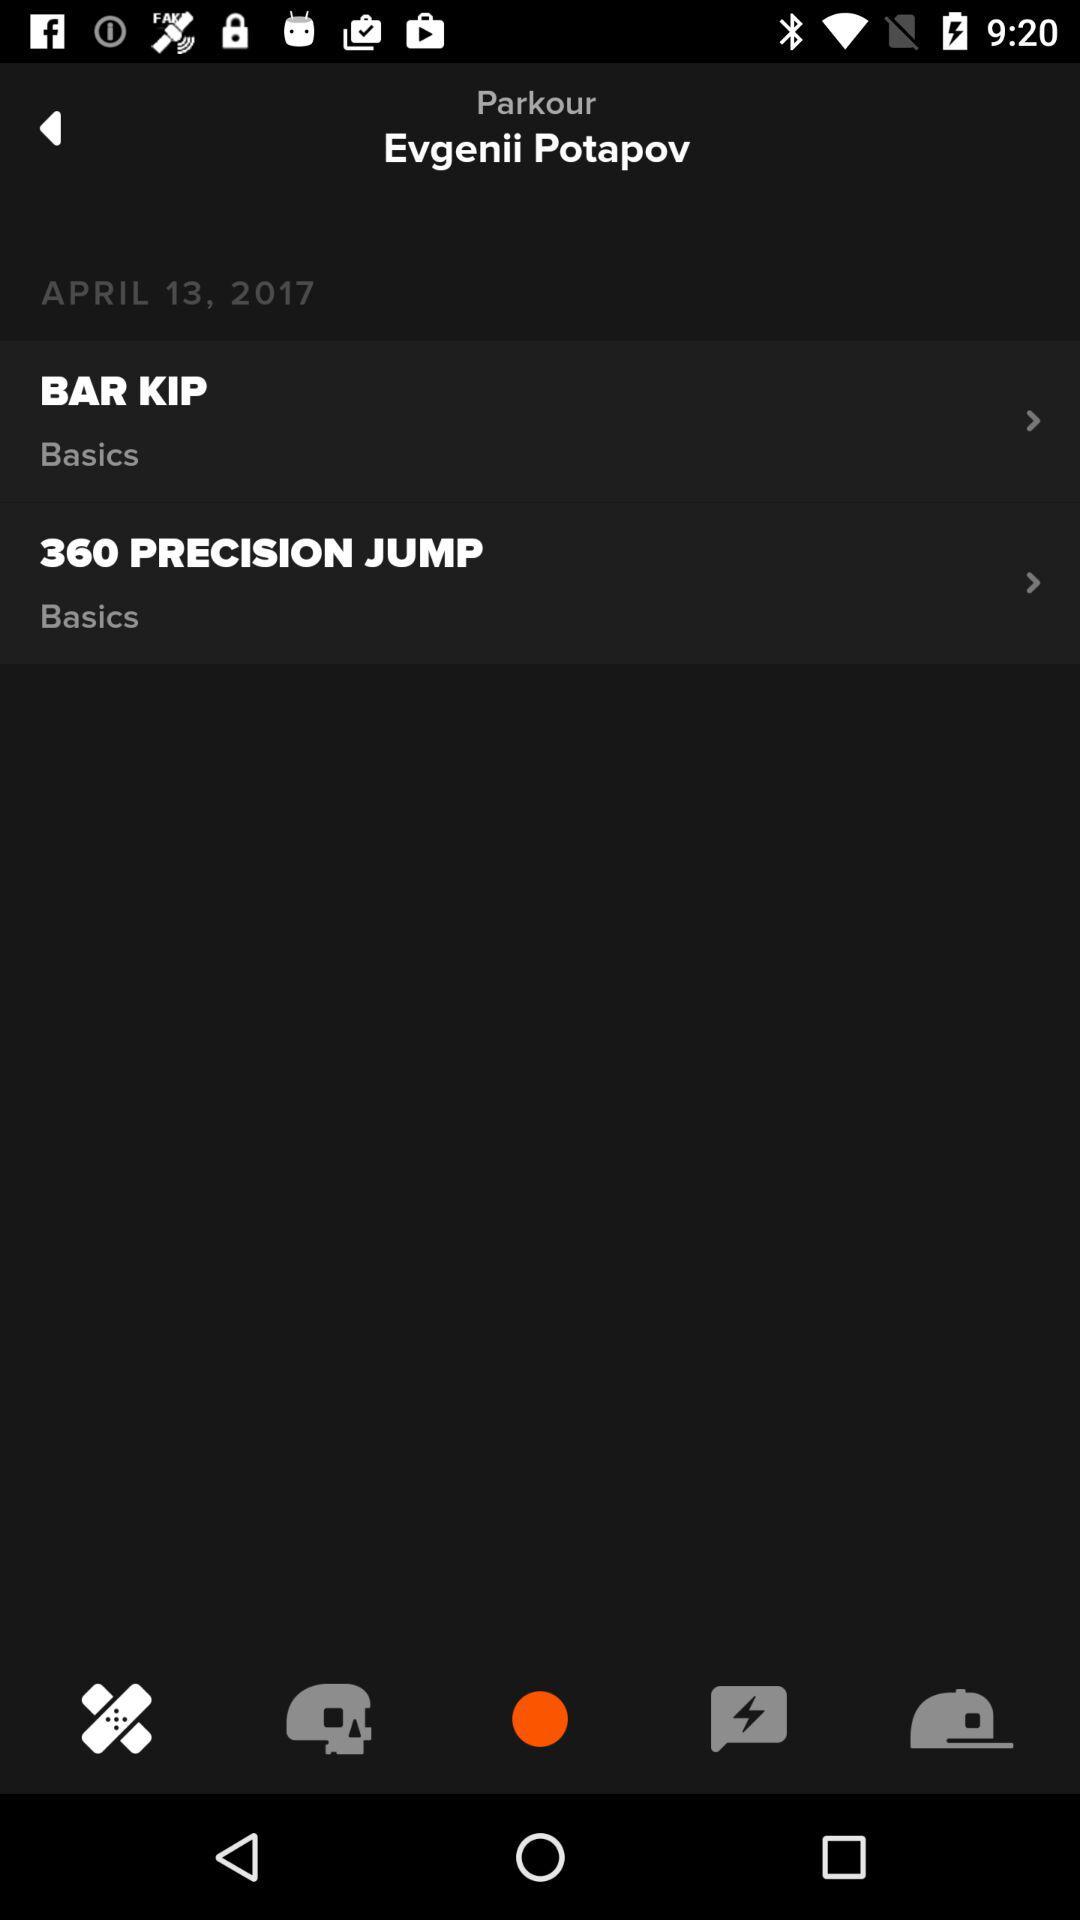  I want to click on the bottom left icon, so click(116, 1718).